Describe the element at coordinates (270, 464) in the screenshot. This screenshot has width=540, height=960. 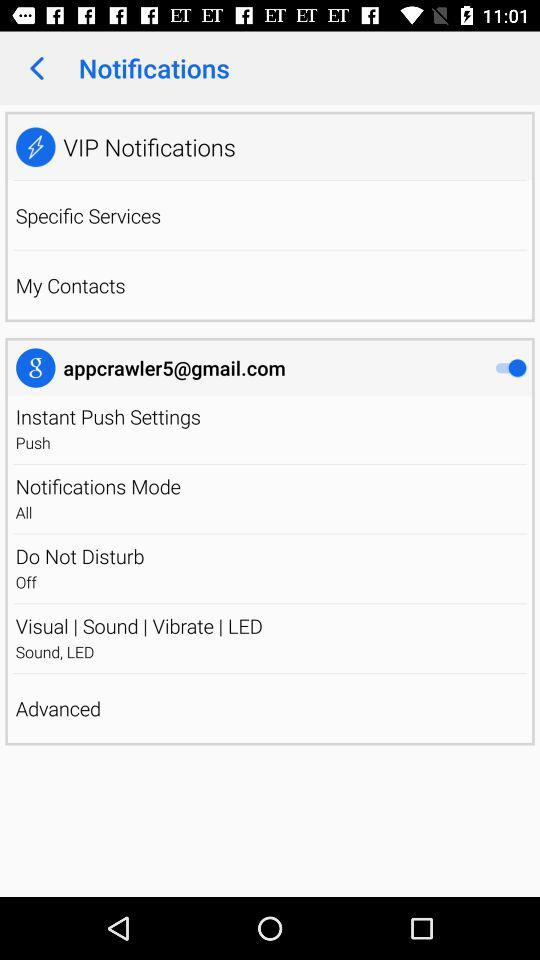
I see `app above notifications mode icon` at that location.